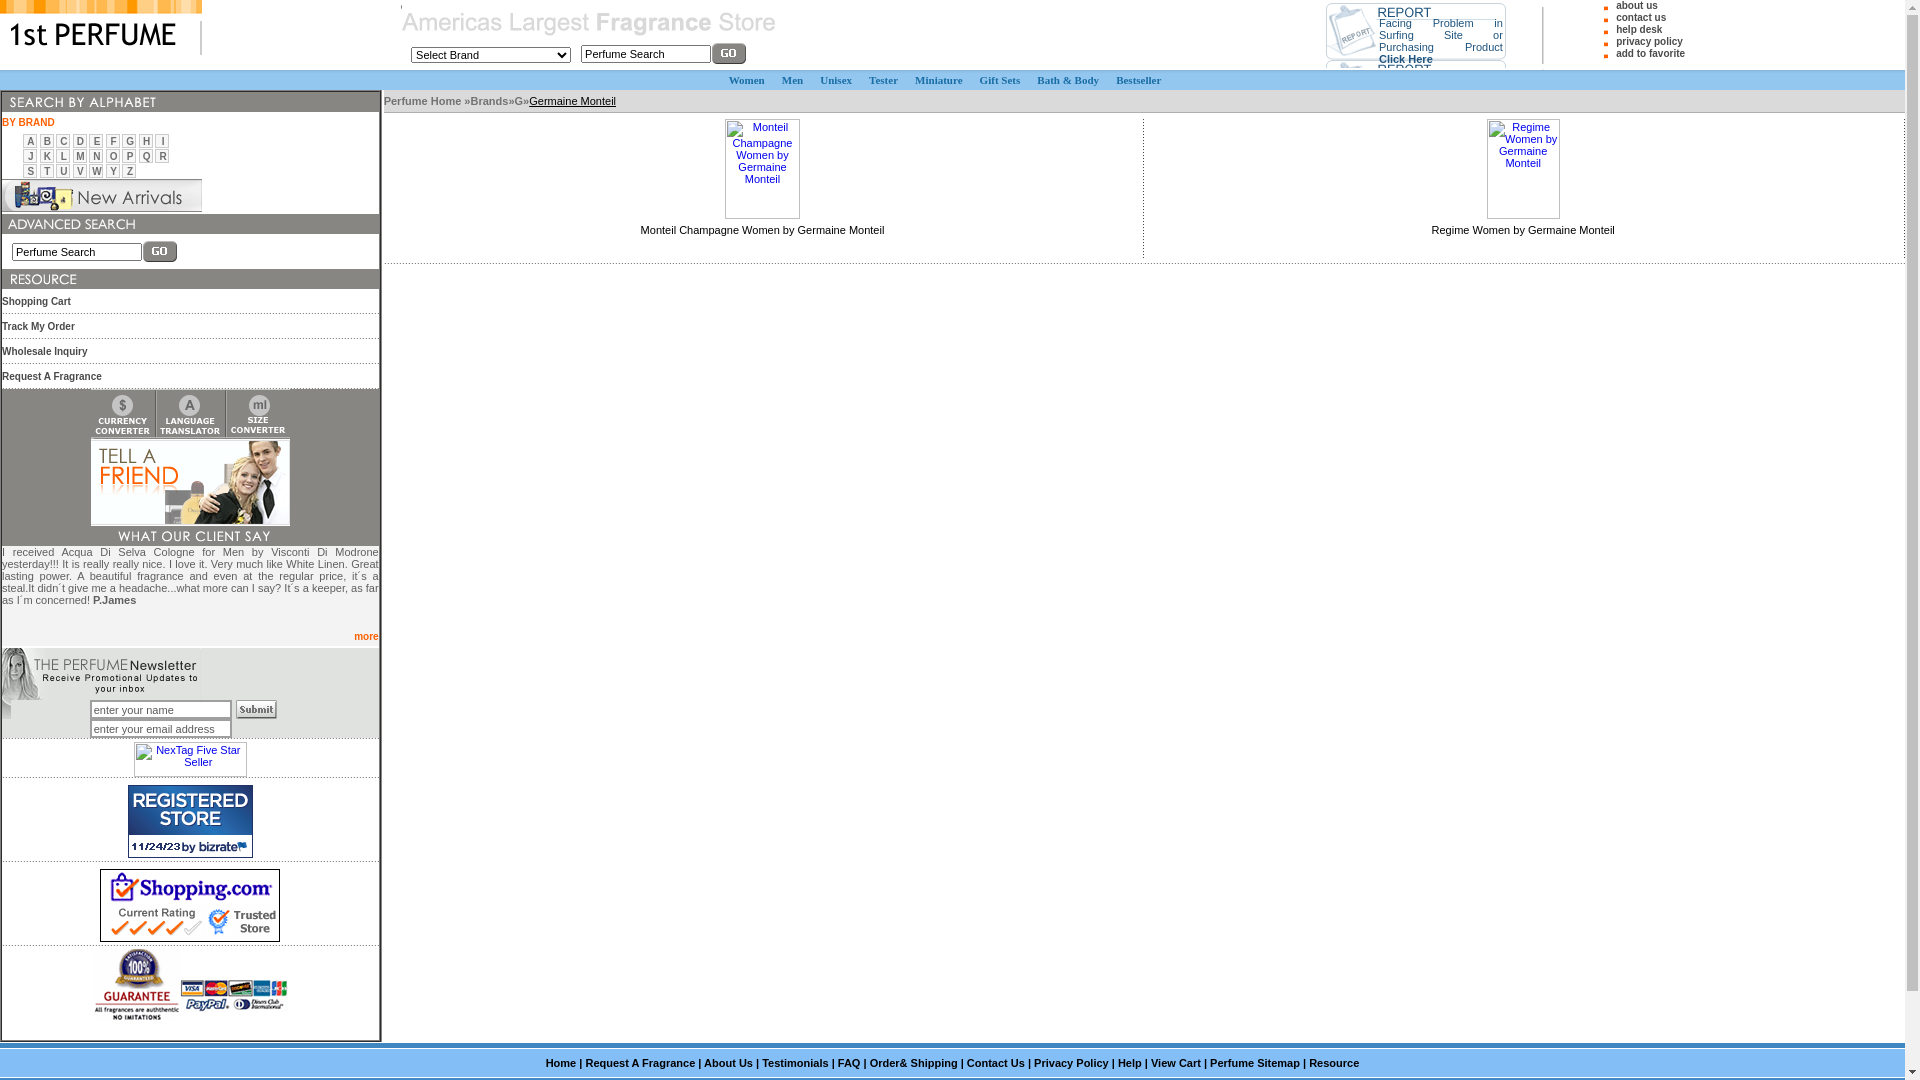  Describe the element at coordinates (43, 154) in the screenshot. I see `'K'` at that location.